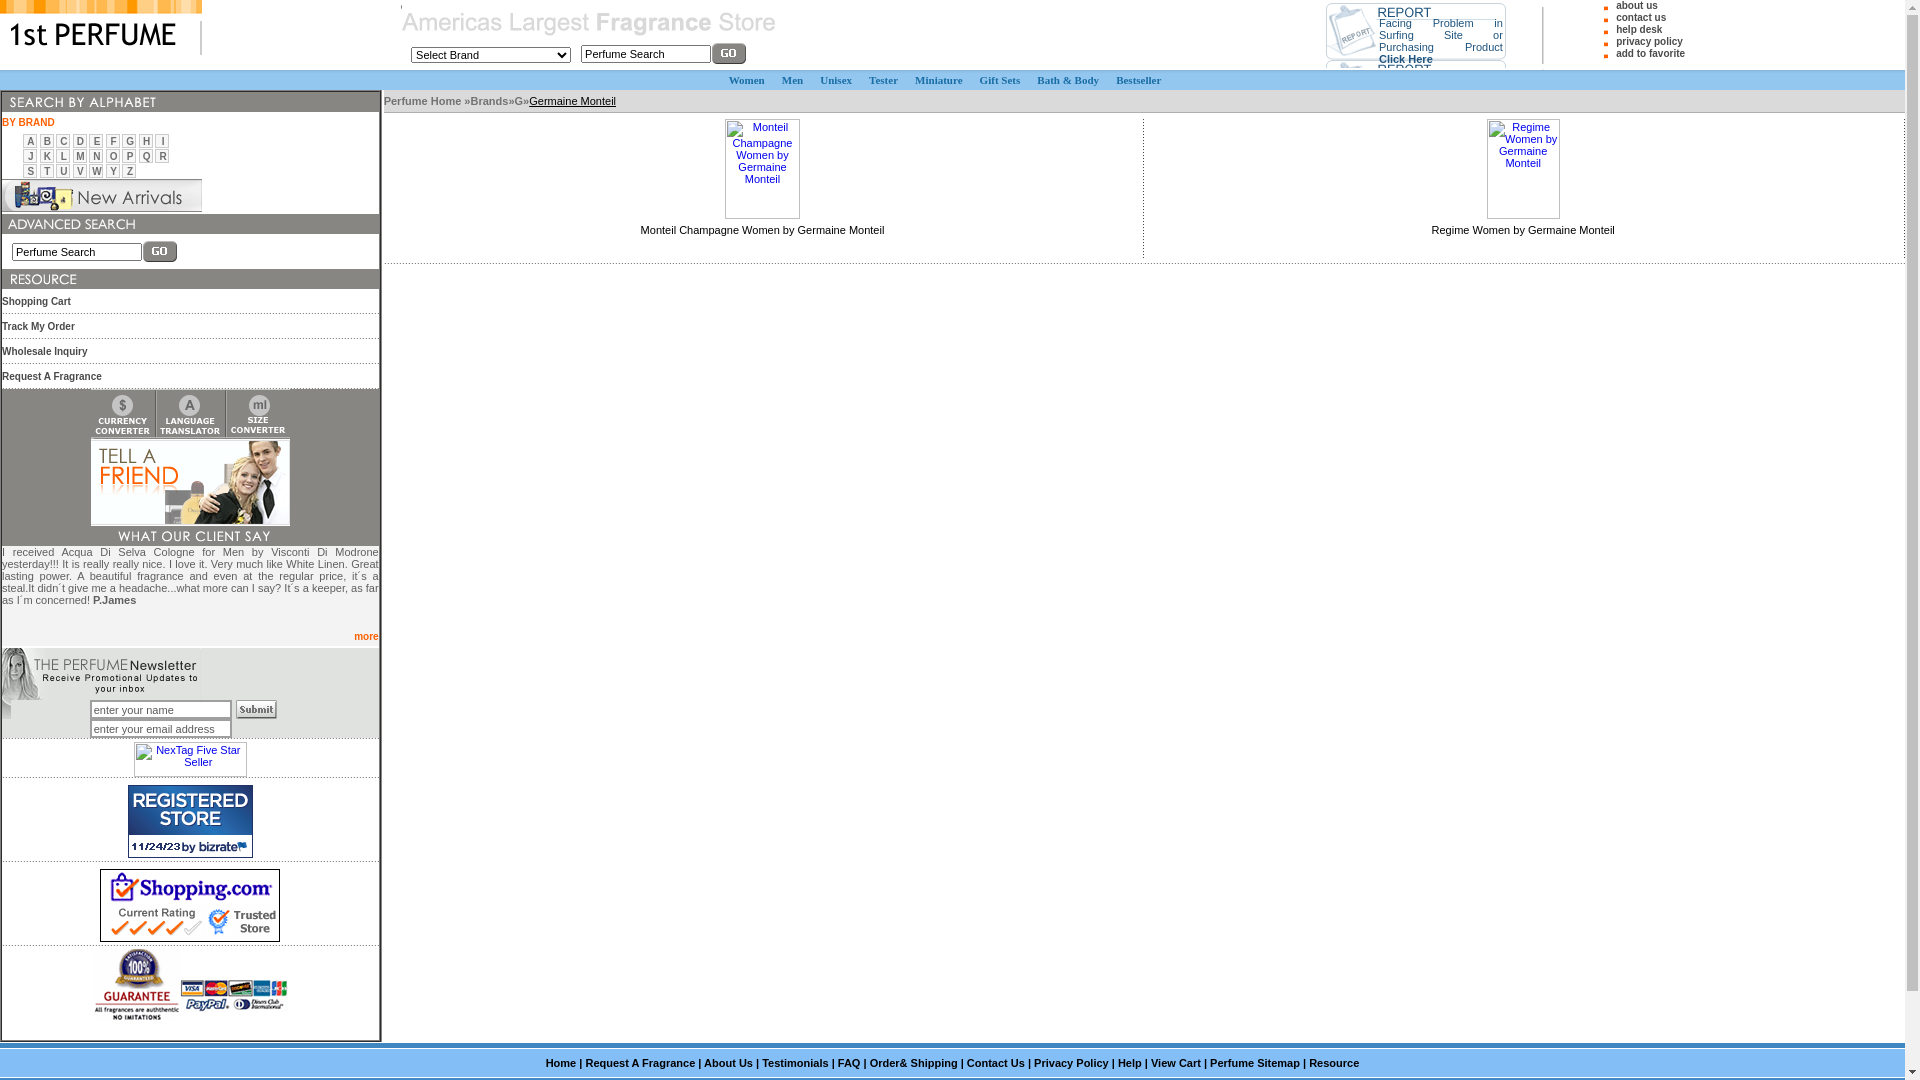  Describe the element at coordinates (43, 154) in the screenshot. I see `'K'` at that location.